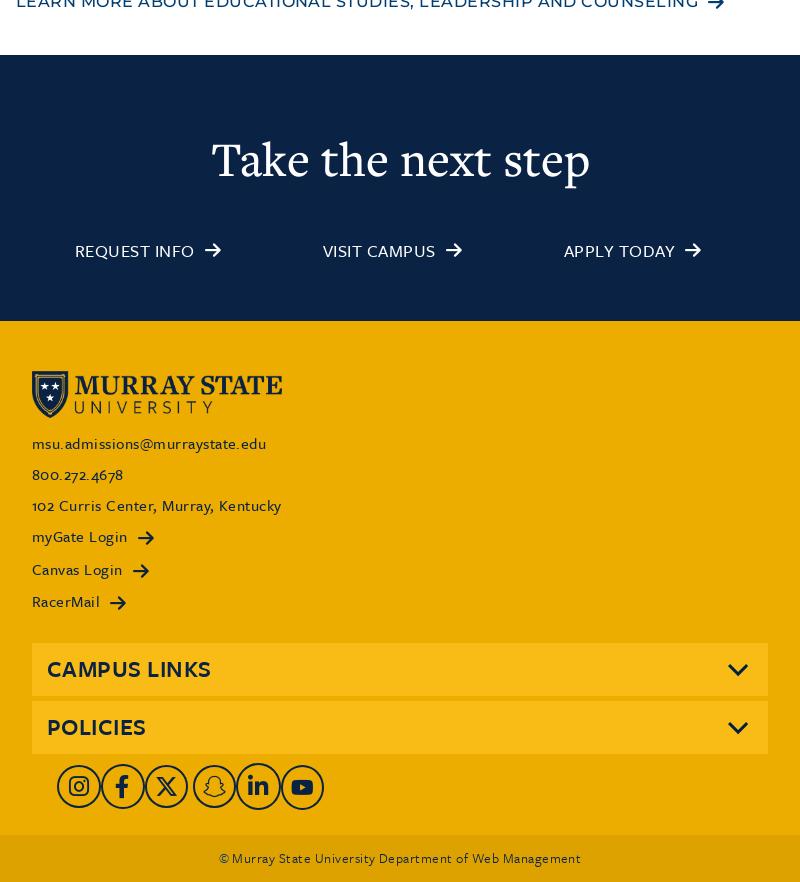 The width and height of the screenshot is (800, 882). What do you see at coordinates (156, 505) in the screenshot?
I see `'102 Curris Center, Murray, Kentucky'` at bounding box center [156, 505].